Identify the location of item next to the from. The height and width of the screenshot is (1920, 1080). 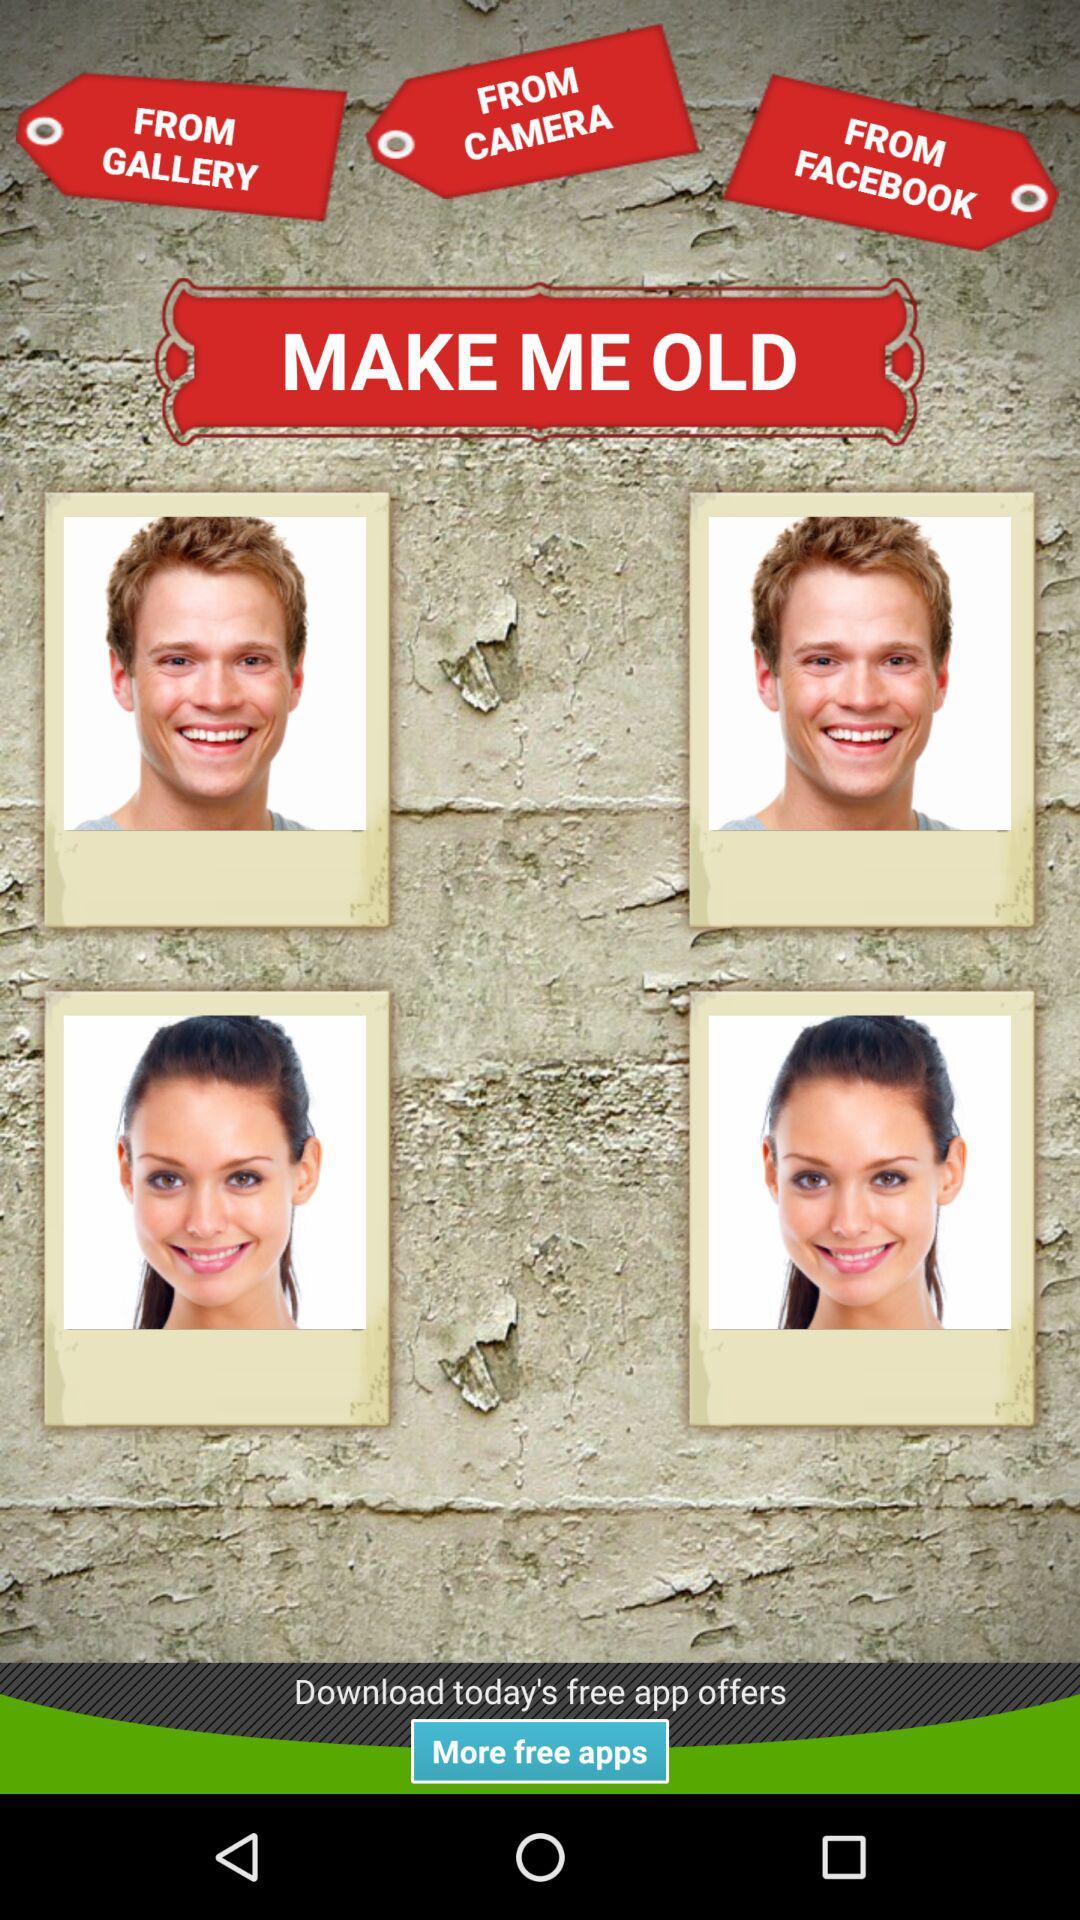
(531, 109).